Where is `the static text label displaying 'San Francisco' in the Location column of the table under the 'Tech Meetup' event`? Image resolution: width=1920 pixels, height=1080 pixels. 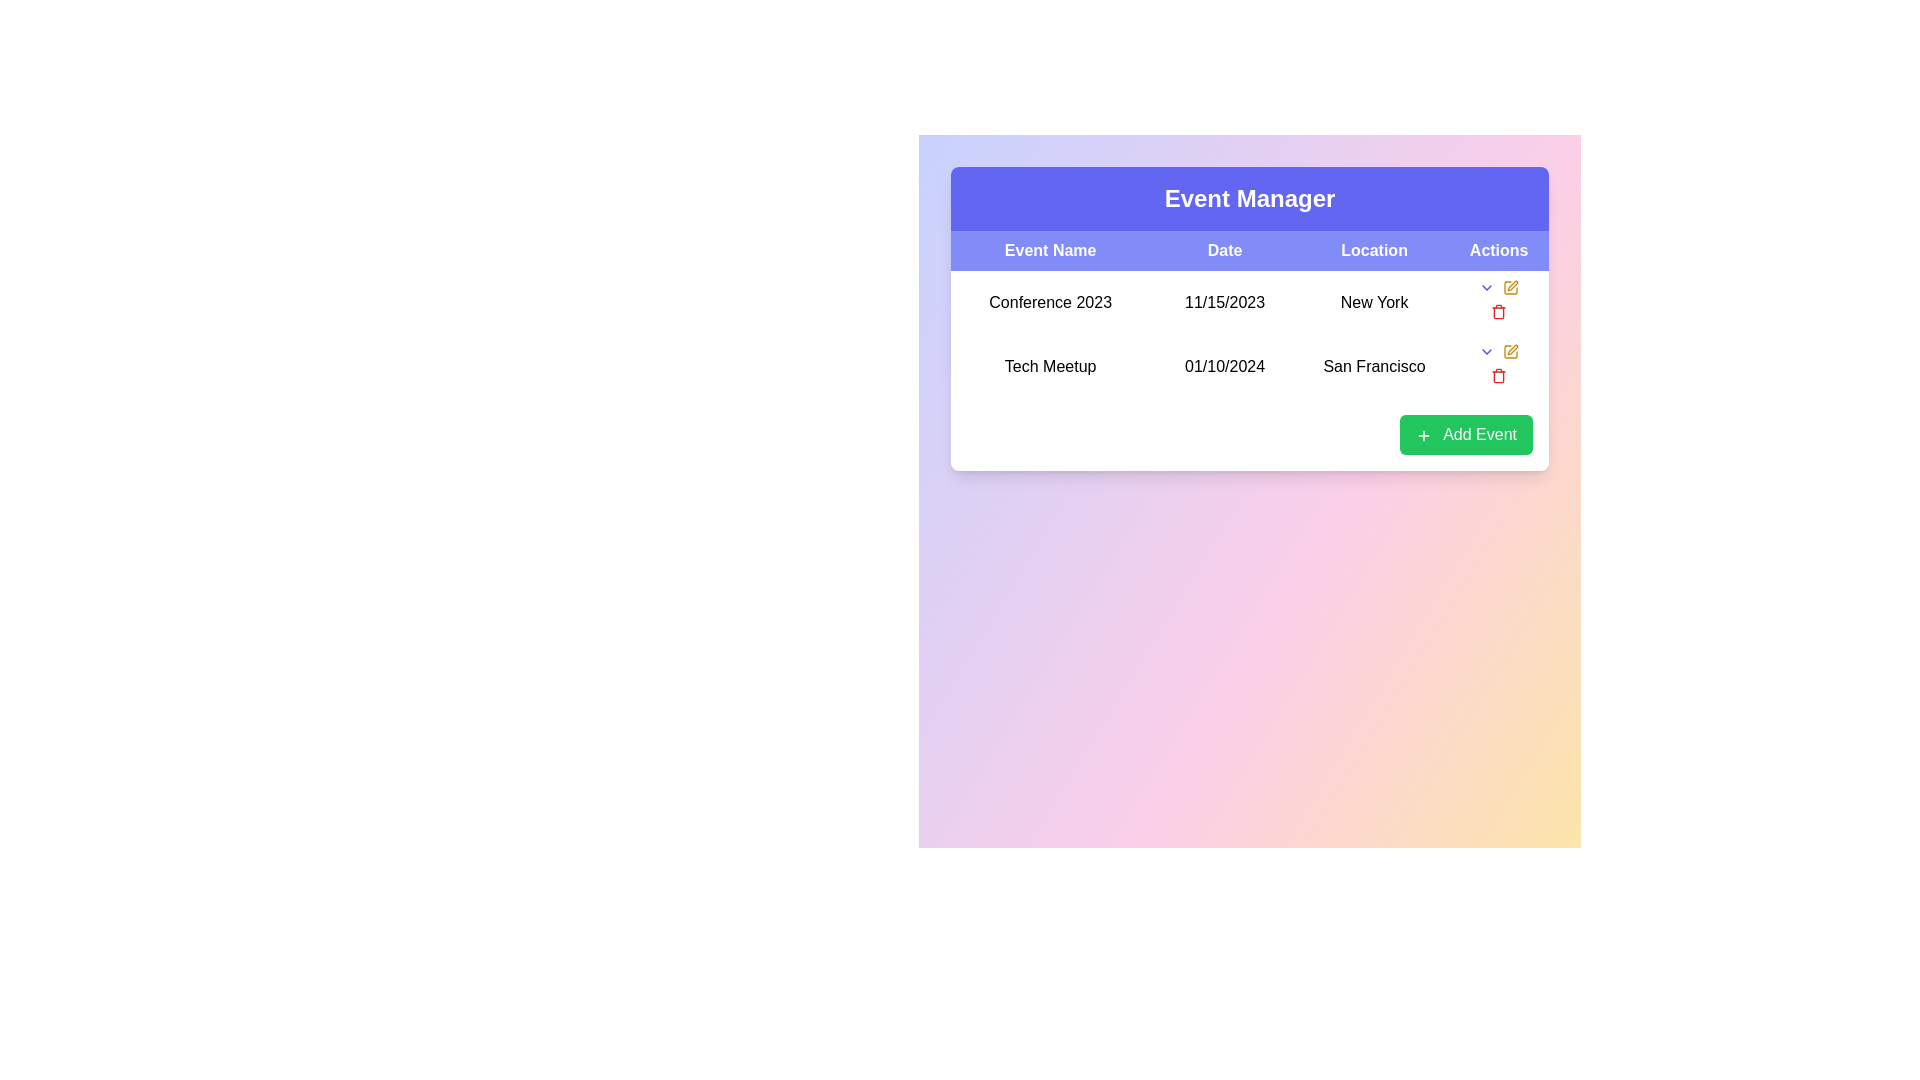
the static text label displaying 'San Francisco' in the Location column of the table under the 'Tech Meetup' event is located at coordinates (1373, 366).